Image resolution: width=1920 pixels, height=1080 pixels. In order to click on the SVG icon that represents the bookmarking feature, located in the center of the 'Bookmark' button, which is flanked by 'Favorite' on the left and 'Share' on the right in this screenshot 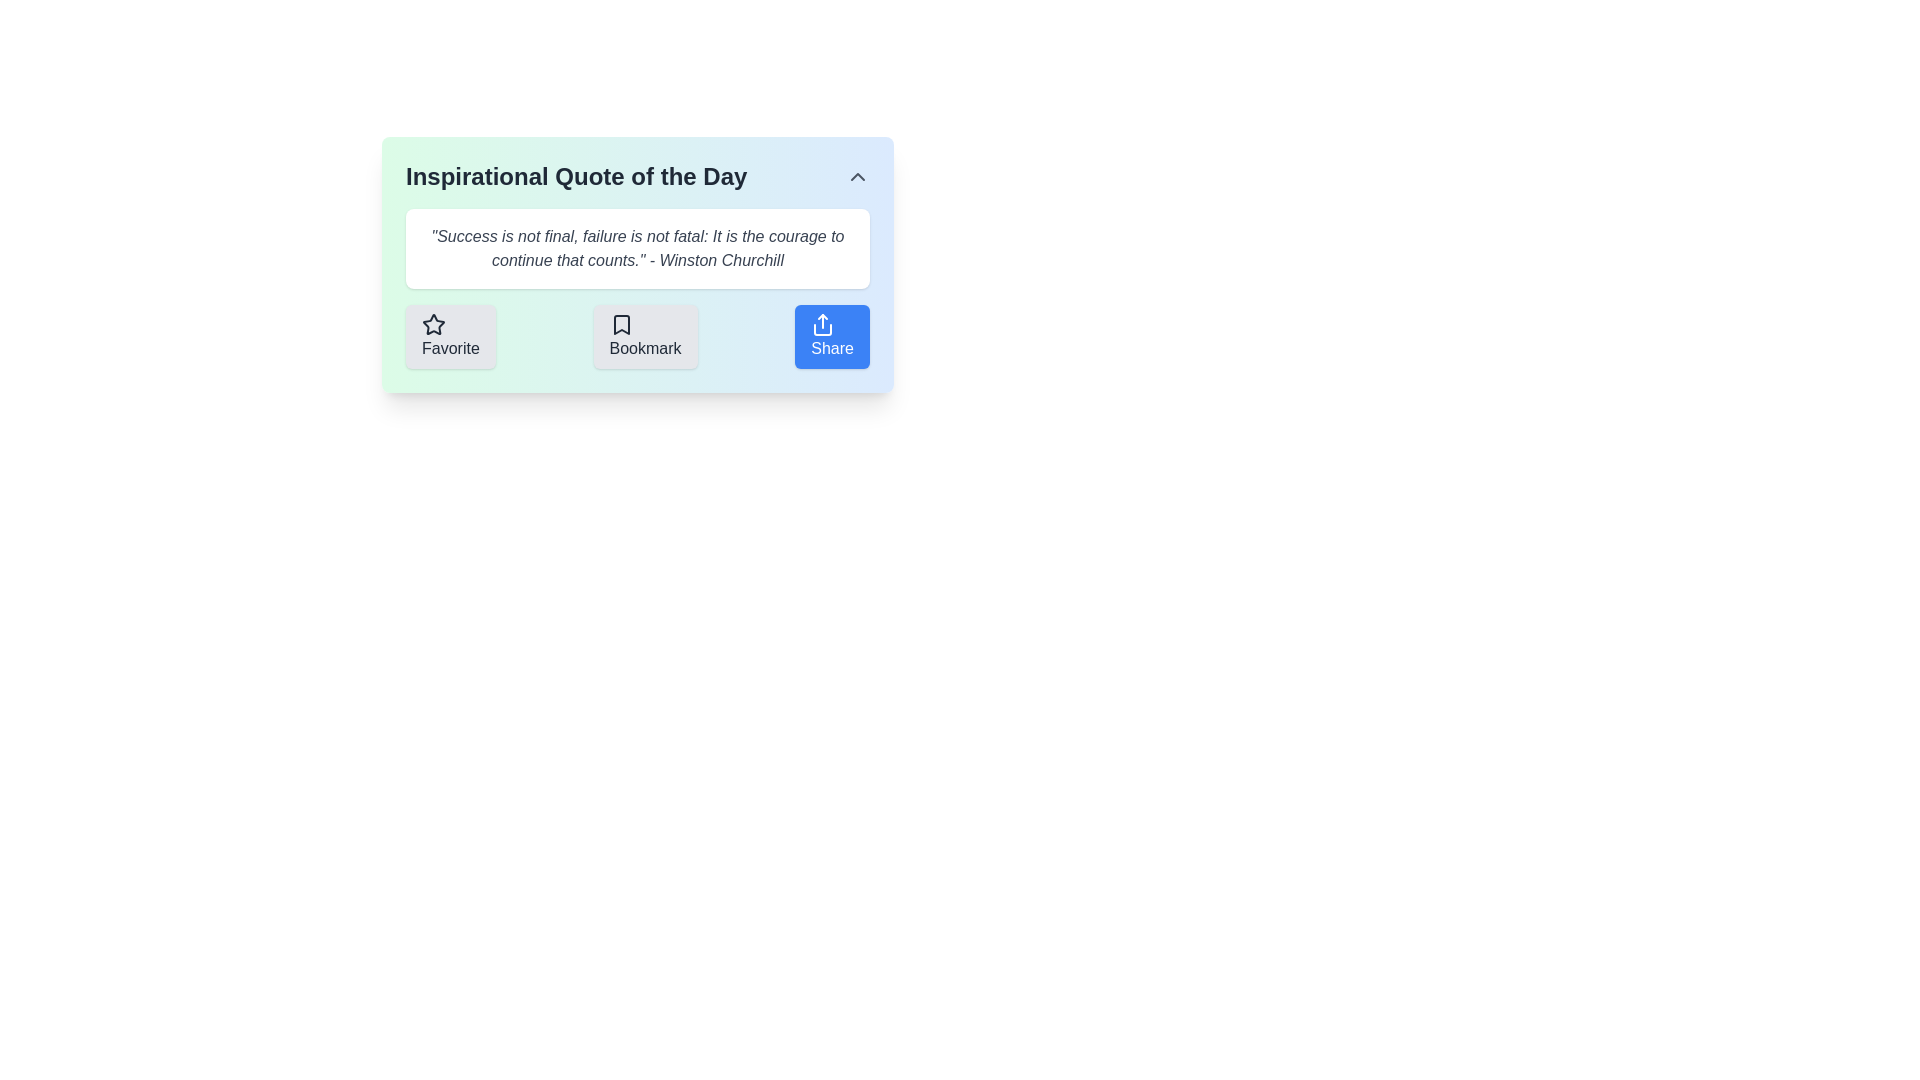, I will do `click(620, 323)`.